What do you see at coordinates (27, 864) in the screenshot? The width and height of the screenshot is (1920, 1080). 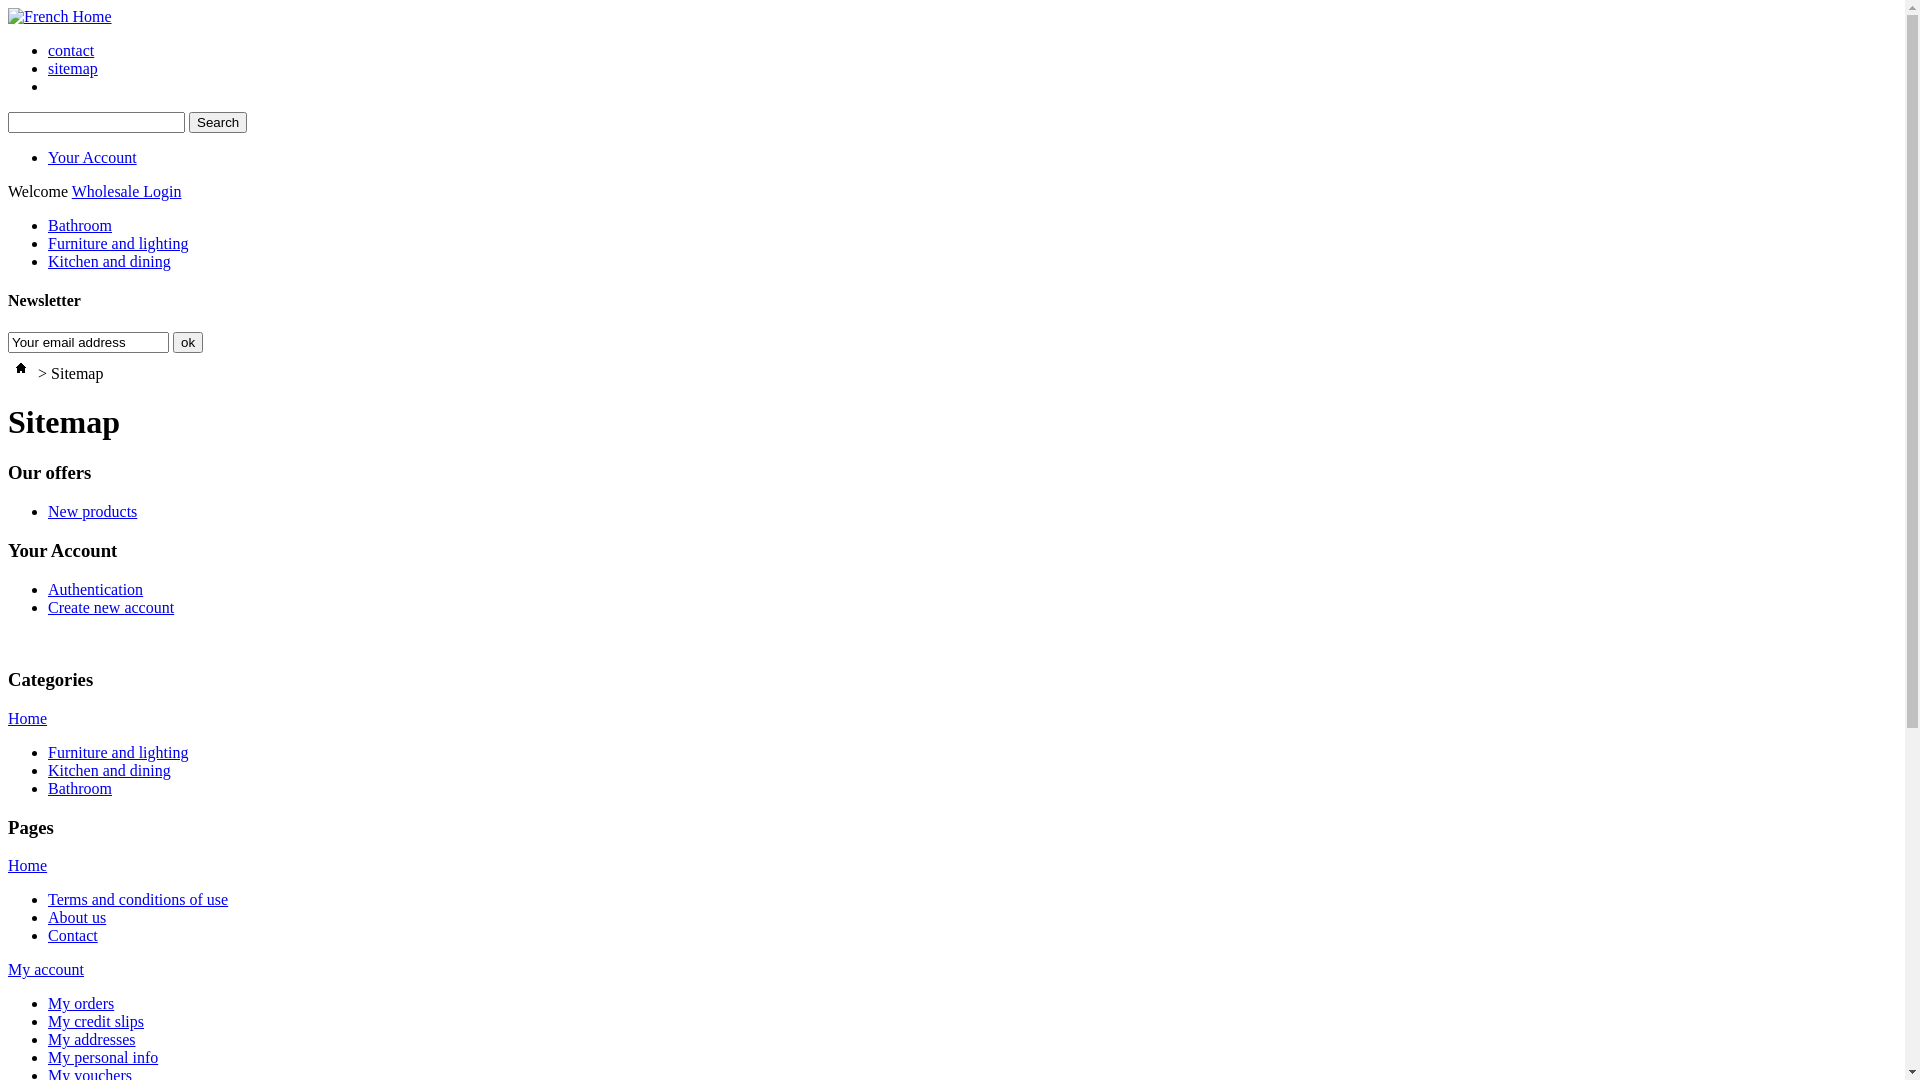 I see `'Home'` at bounding box center [27, 864].